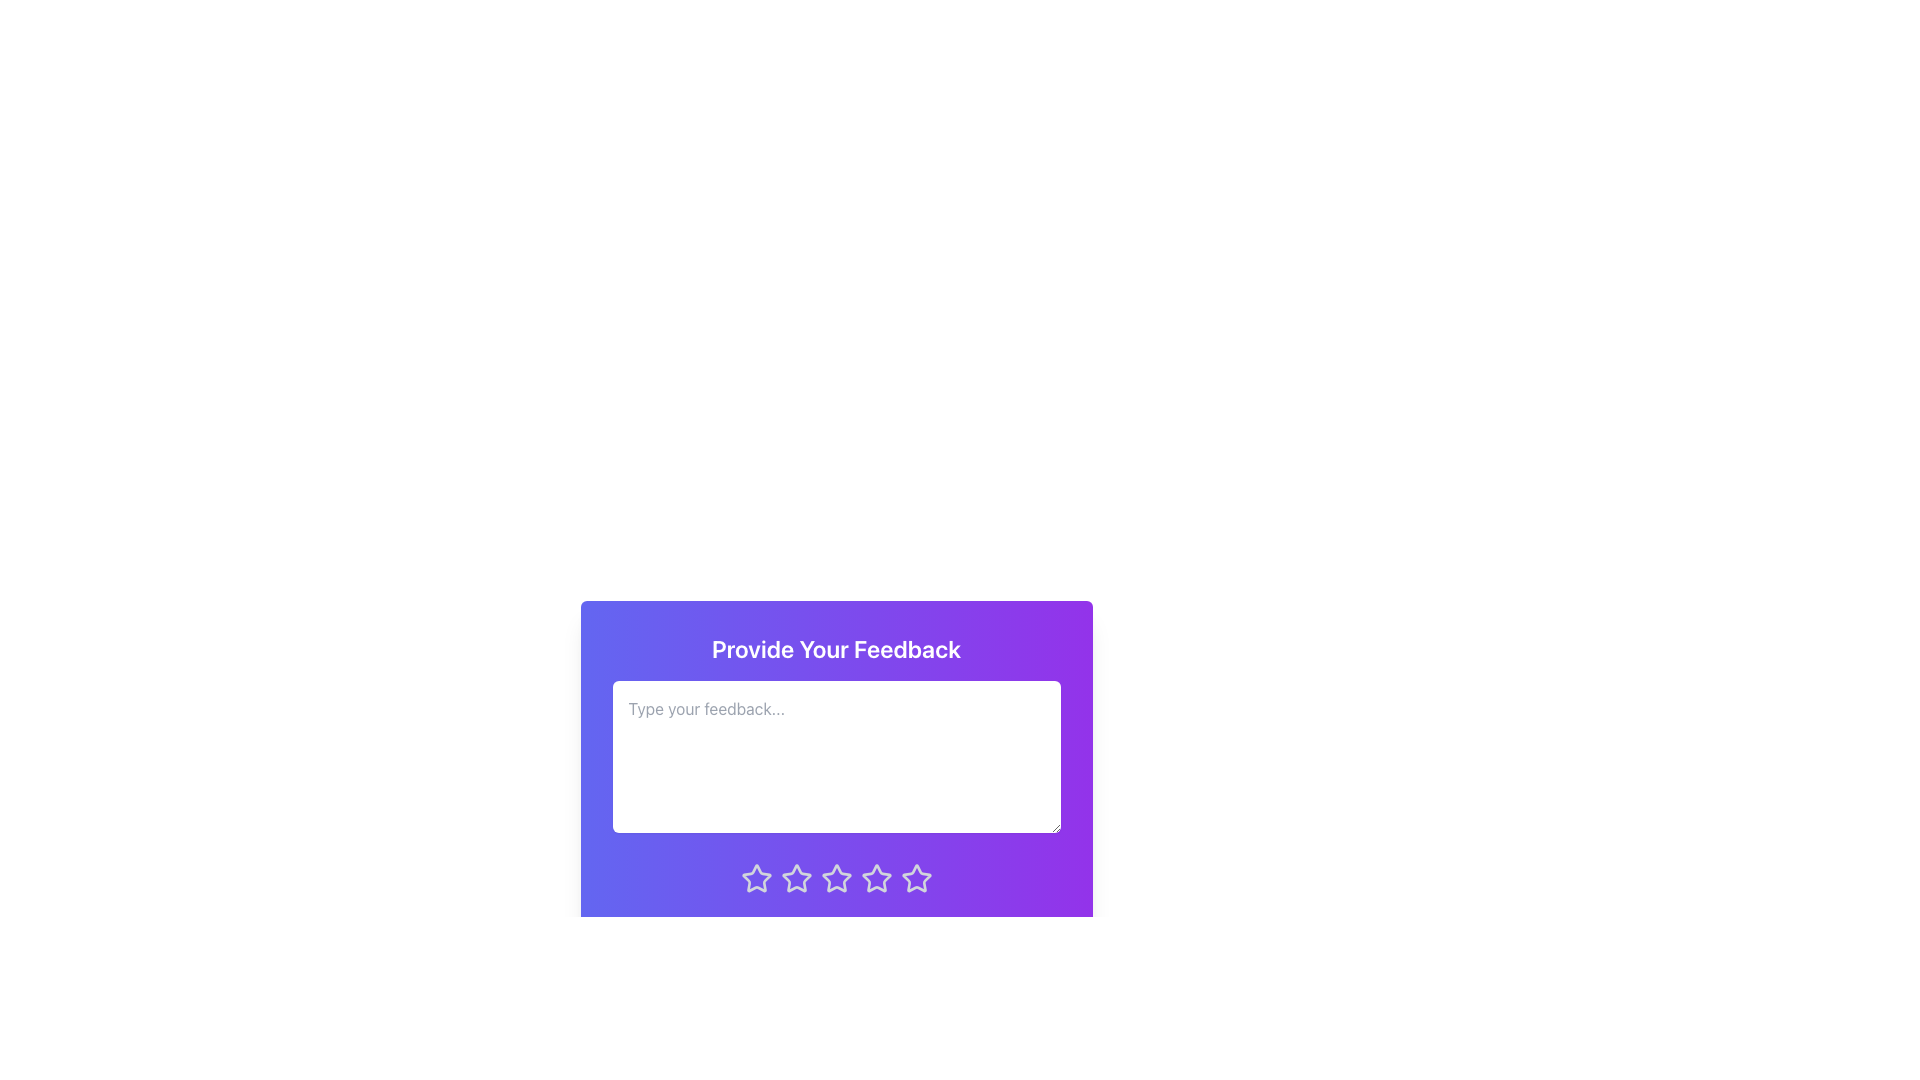 The width and height of the screenshot is (1920, 1080). I want to click on the fifth rating star icon, which is located in a row of five similar star icons beneath the 'Provide Your Feedback' text input field, so click(876, 878).